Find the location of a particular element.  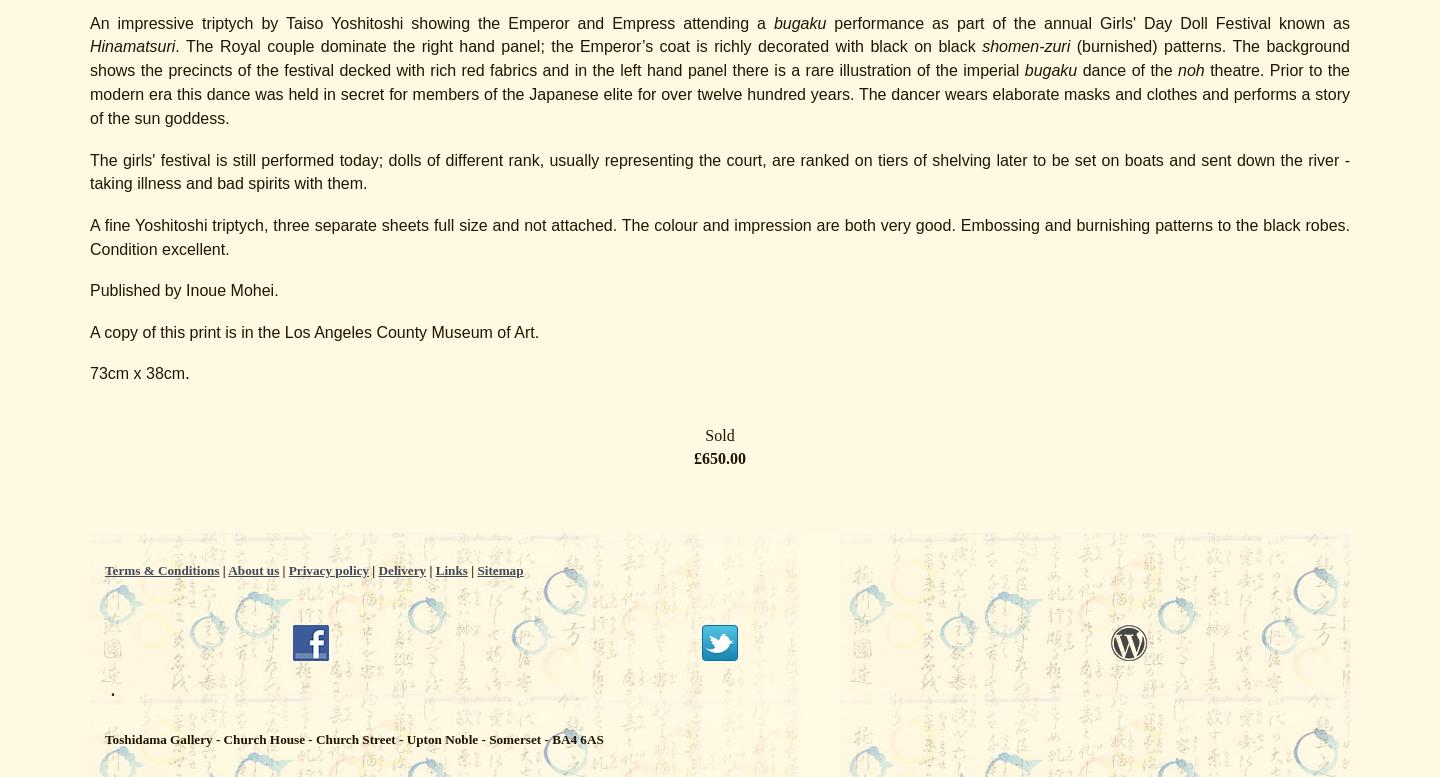

'About us' is located at coordinates (252, 569).